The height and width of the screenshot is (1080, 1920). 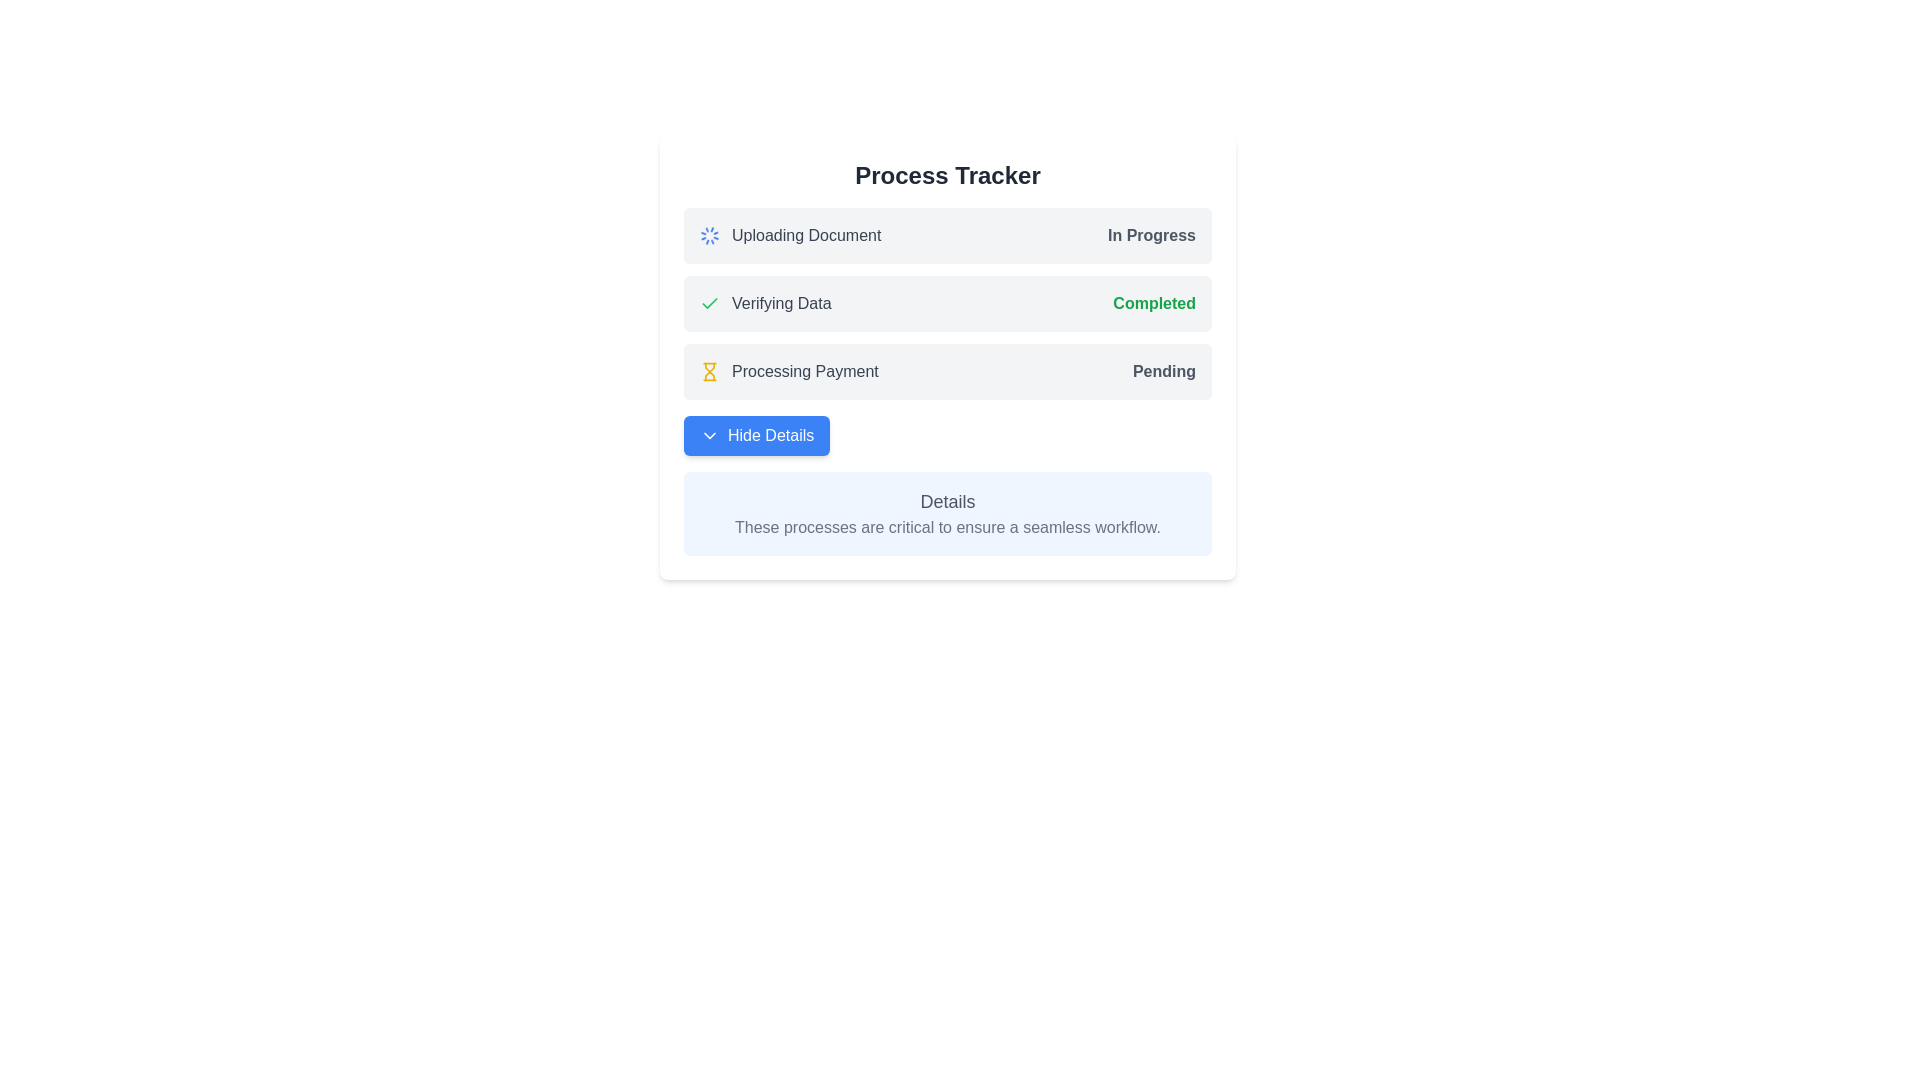 What do you see at coordinates (806, 234) in the screenshot?
I see `the status update of the text label displaying 'Uploading Document', which is located to the right of a spinning loader icon in the 'Process Tracker' card layout` at bounding box center [806, 234].